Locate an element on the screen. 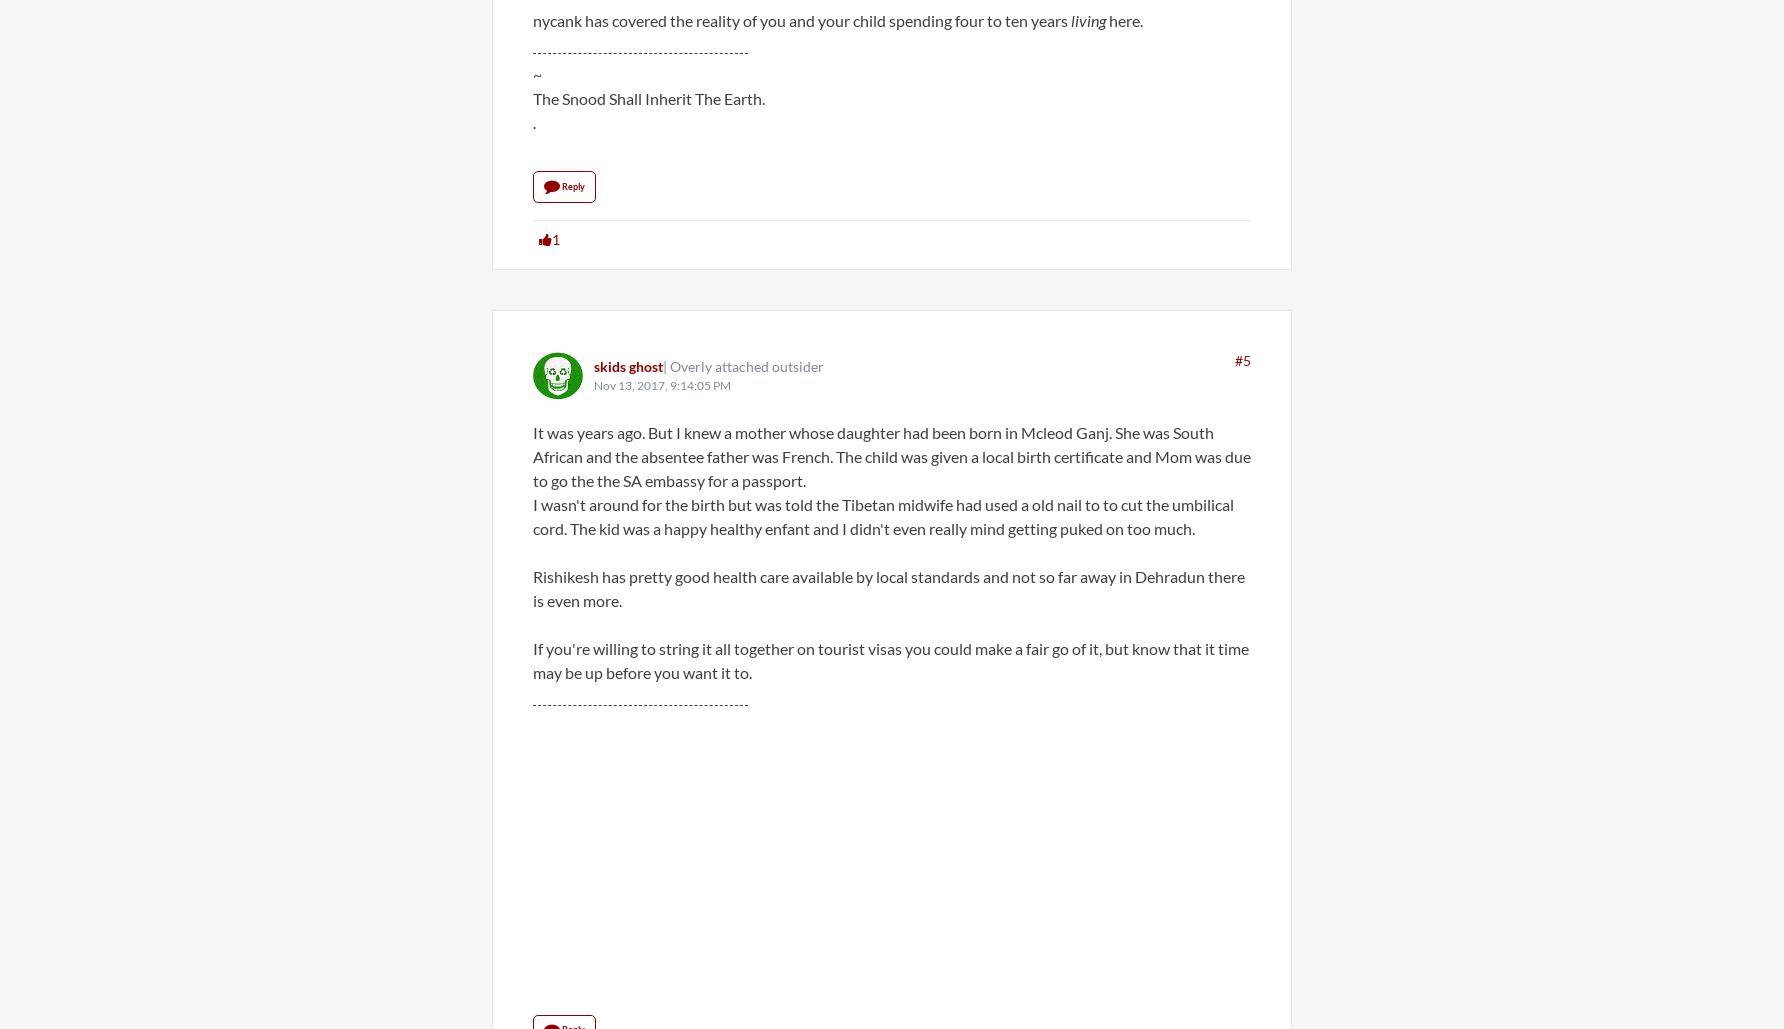 This screenshot has width=1784, height=1029. 'It was years ago. But I knew a mother whose daughter had been born in Mcleod Ganj. She was South African and the absentee father was French. The child was given a local birth certificate and Mom was due to go the the SA embassy for a passport.' is located at coordinates (892, 455).